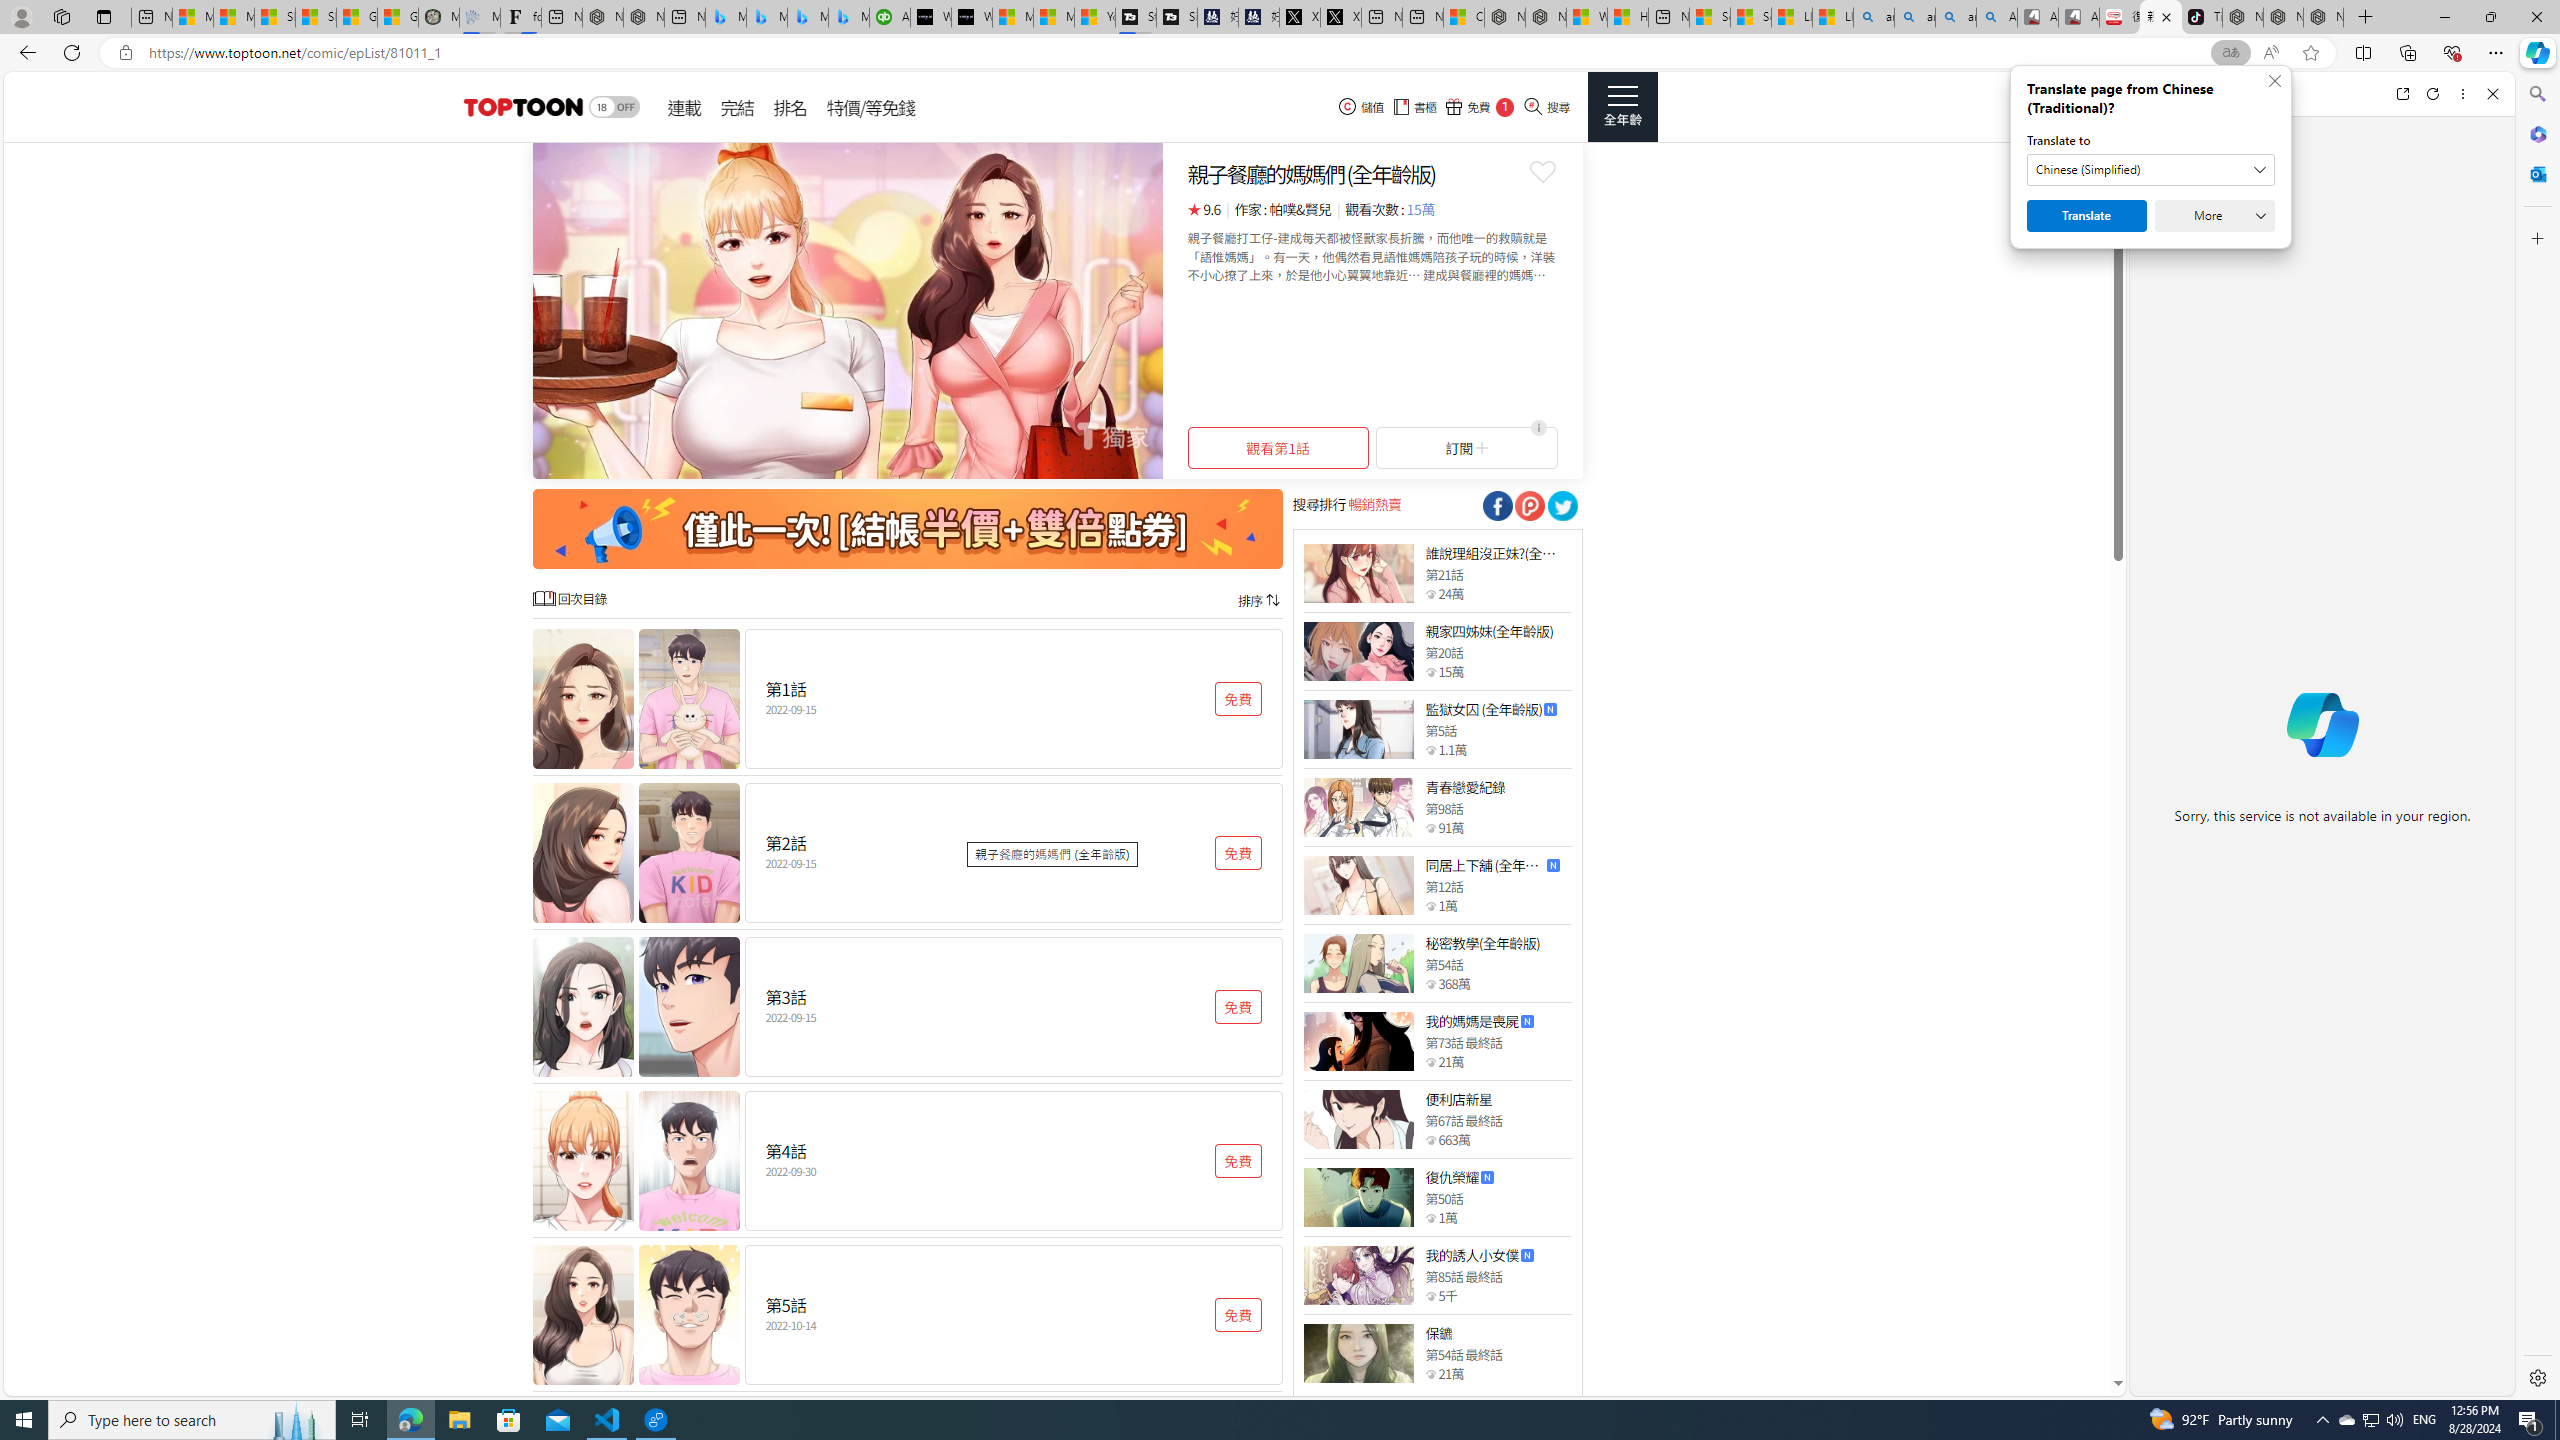  What do you see at coordinates (2078, 16) in the screenshot?
I see `'All Cubot phones'` at bounding box center [2078, 16].